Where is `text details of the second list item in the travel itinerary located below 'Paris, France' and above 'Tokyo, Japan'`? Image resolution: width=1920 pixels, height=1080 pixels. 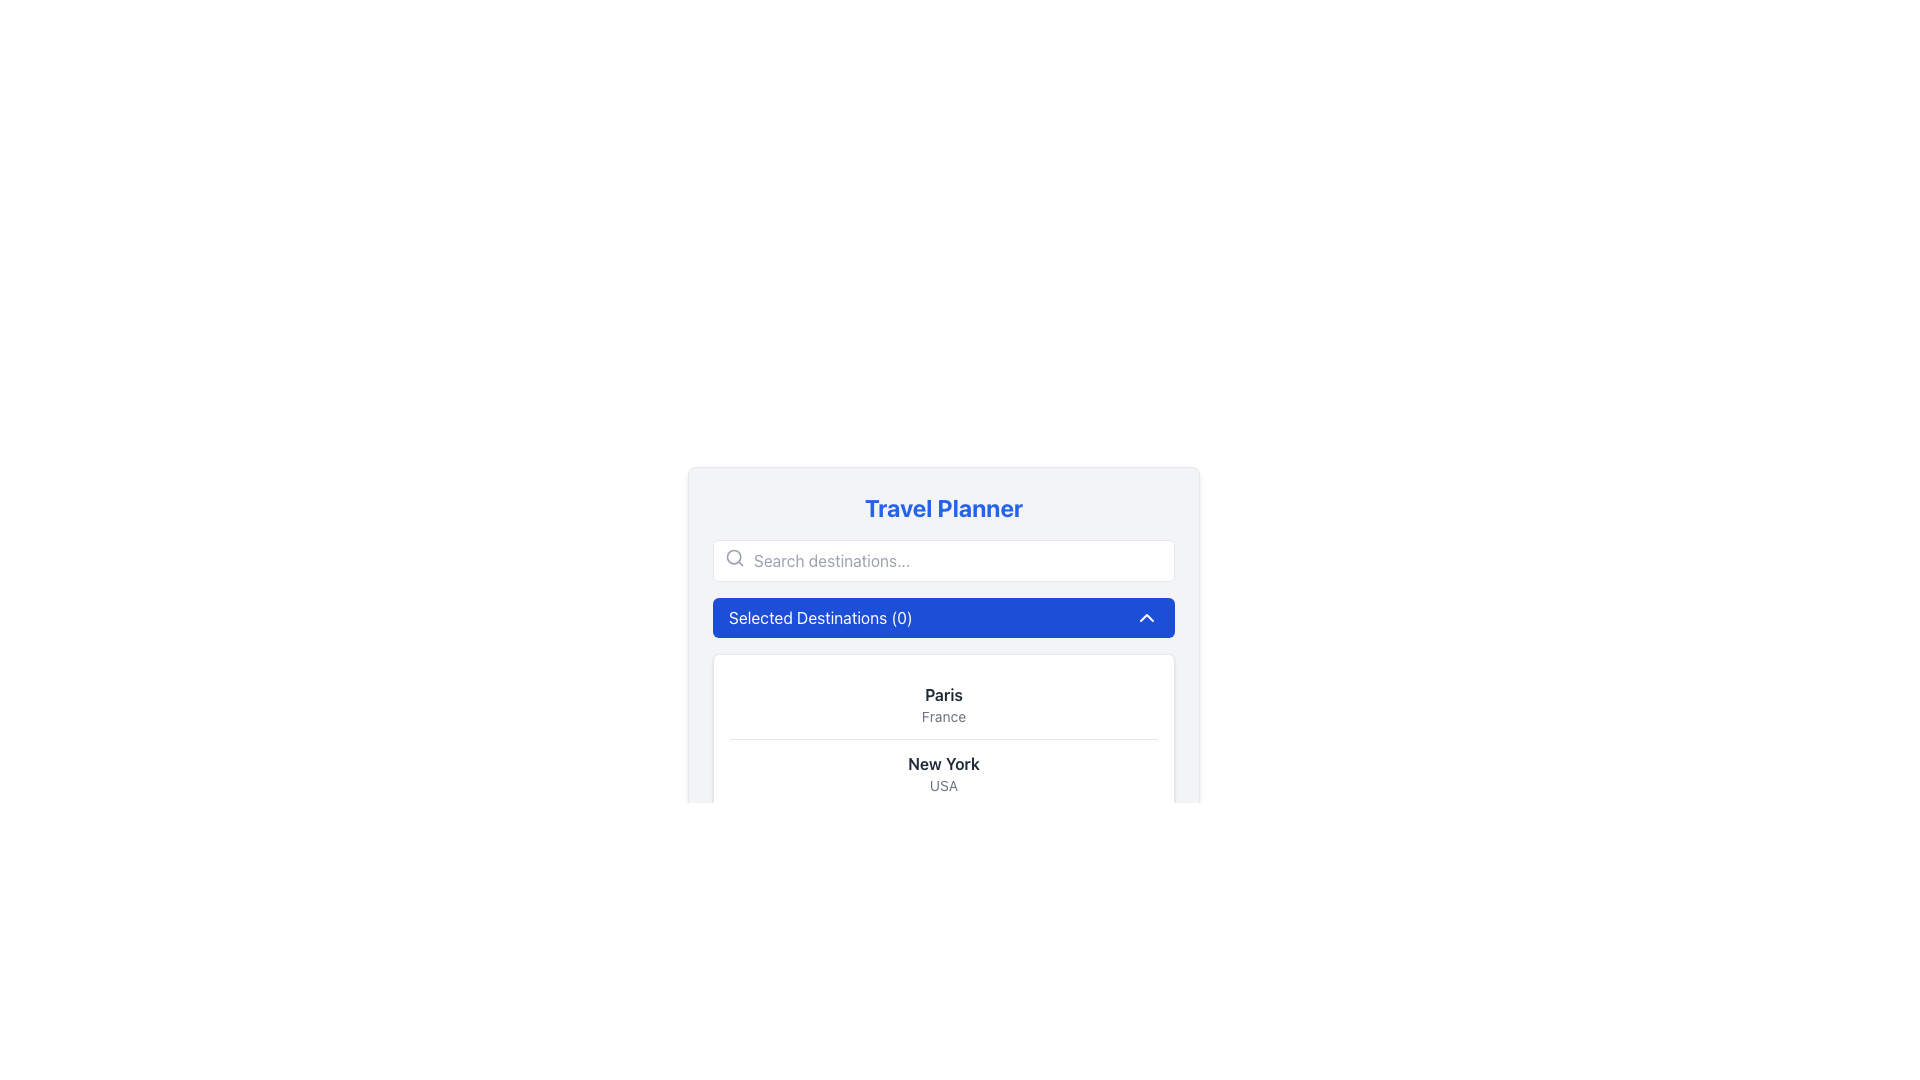
text details of the second list item in the travel itinerary located below 'Paris, France' and above 'Tokyo, Japan' is located at coordinates (943, 772).